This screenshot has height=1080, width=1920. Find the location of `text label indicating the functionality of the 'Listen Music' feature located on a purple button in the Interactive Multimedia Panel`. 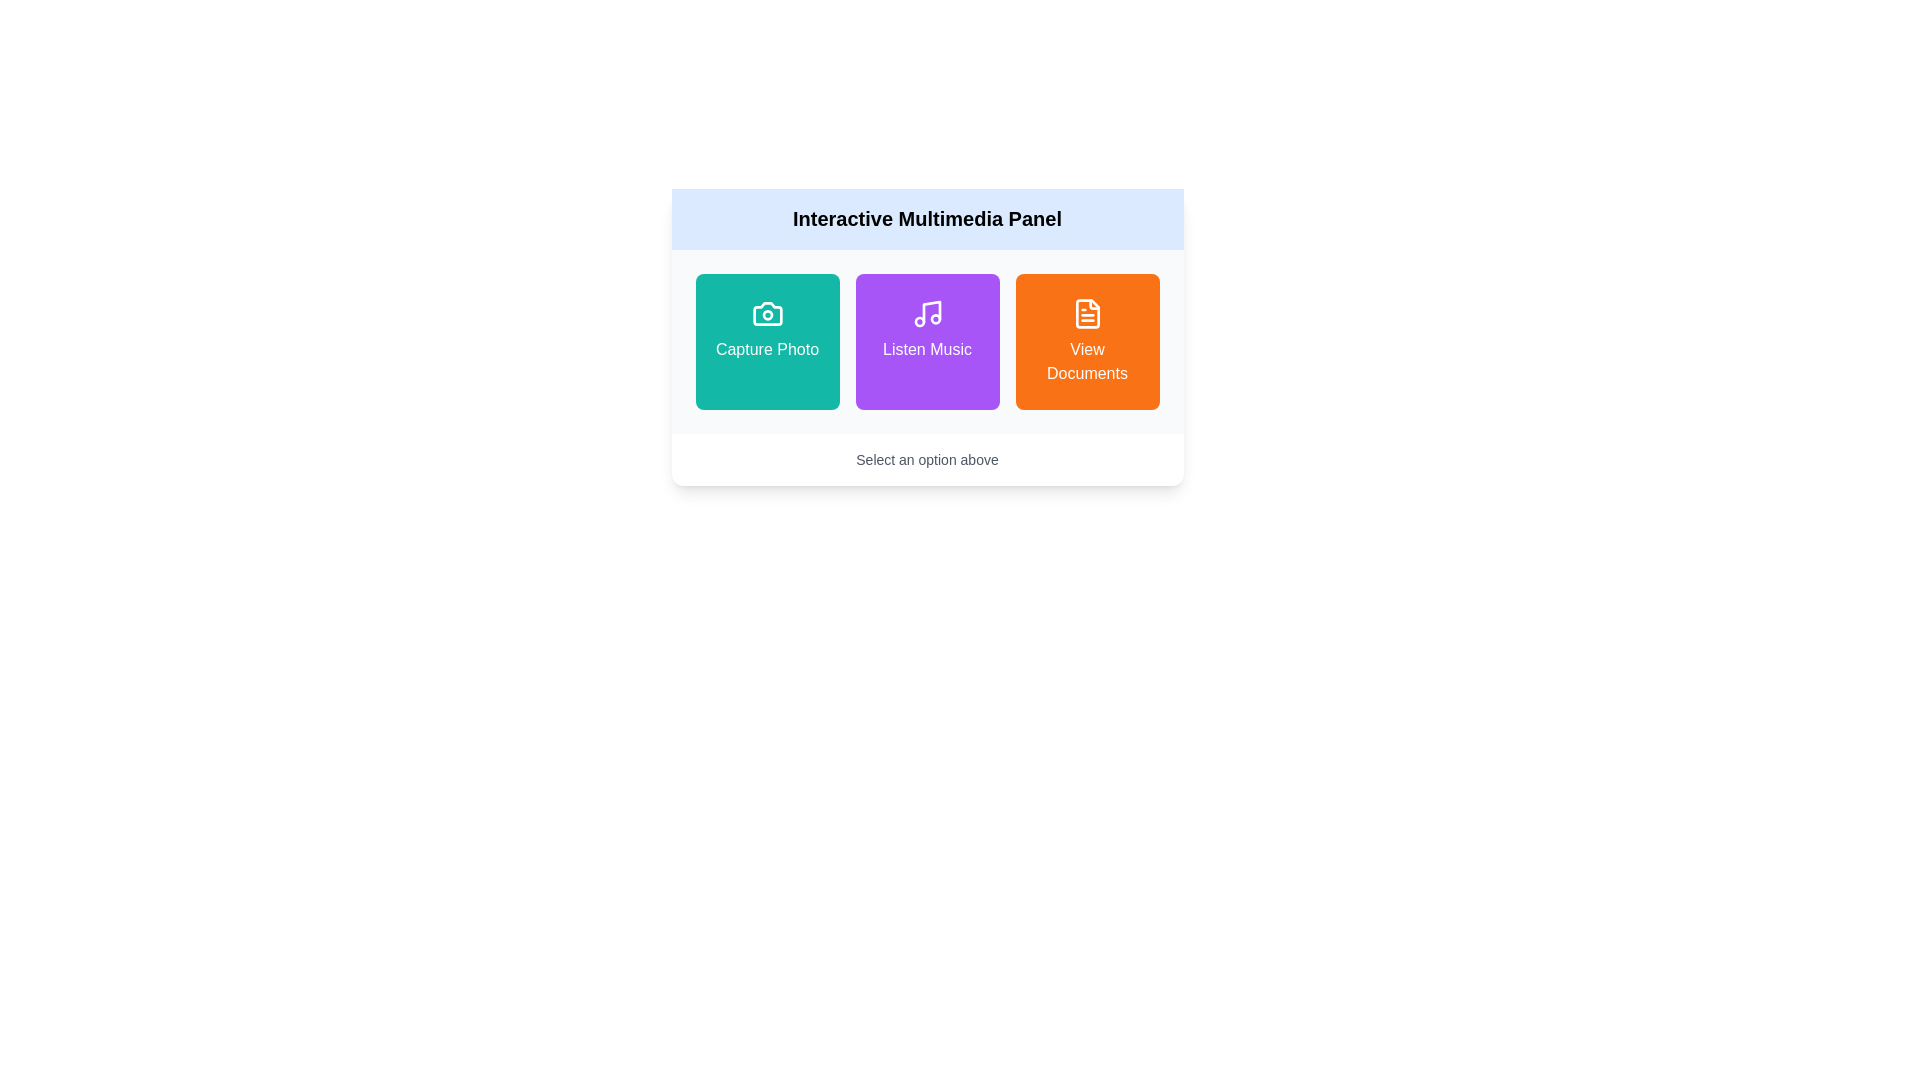

text label indicating the functionality of the 'Listen Music' feature located on a purple button in the Interactive Multimedia Panel is located at coordinates (926, 349).